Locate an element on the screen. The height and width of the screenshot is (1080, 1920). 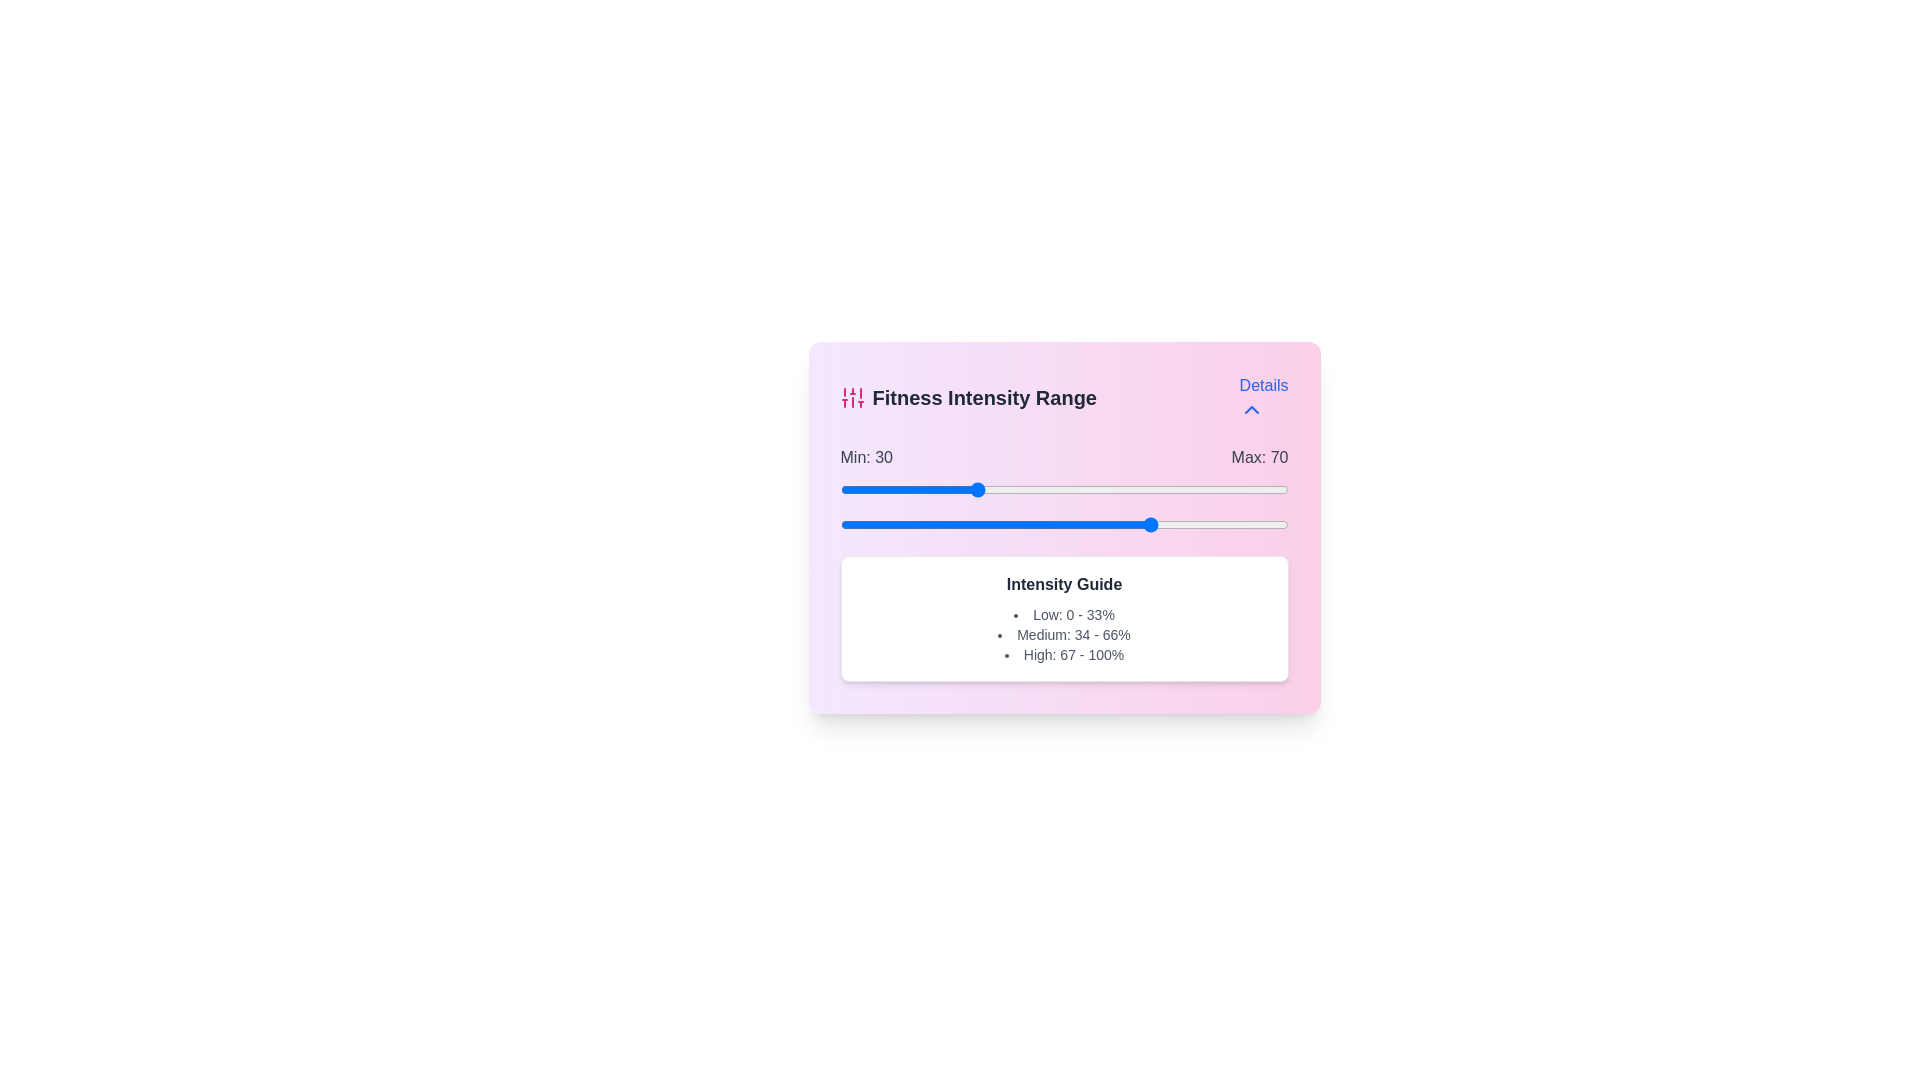
the minimum intensity slider to 34 percent is located at coordinates (992, 489).